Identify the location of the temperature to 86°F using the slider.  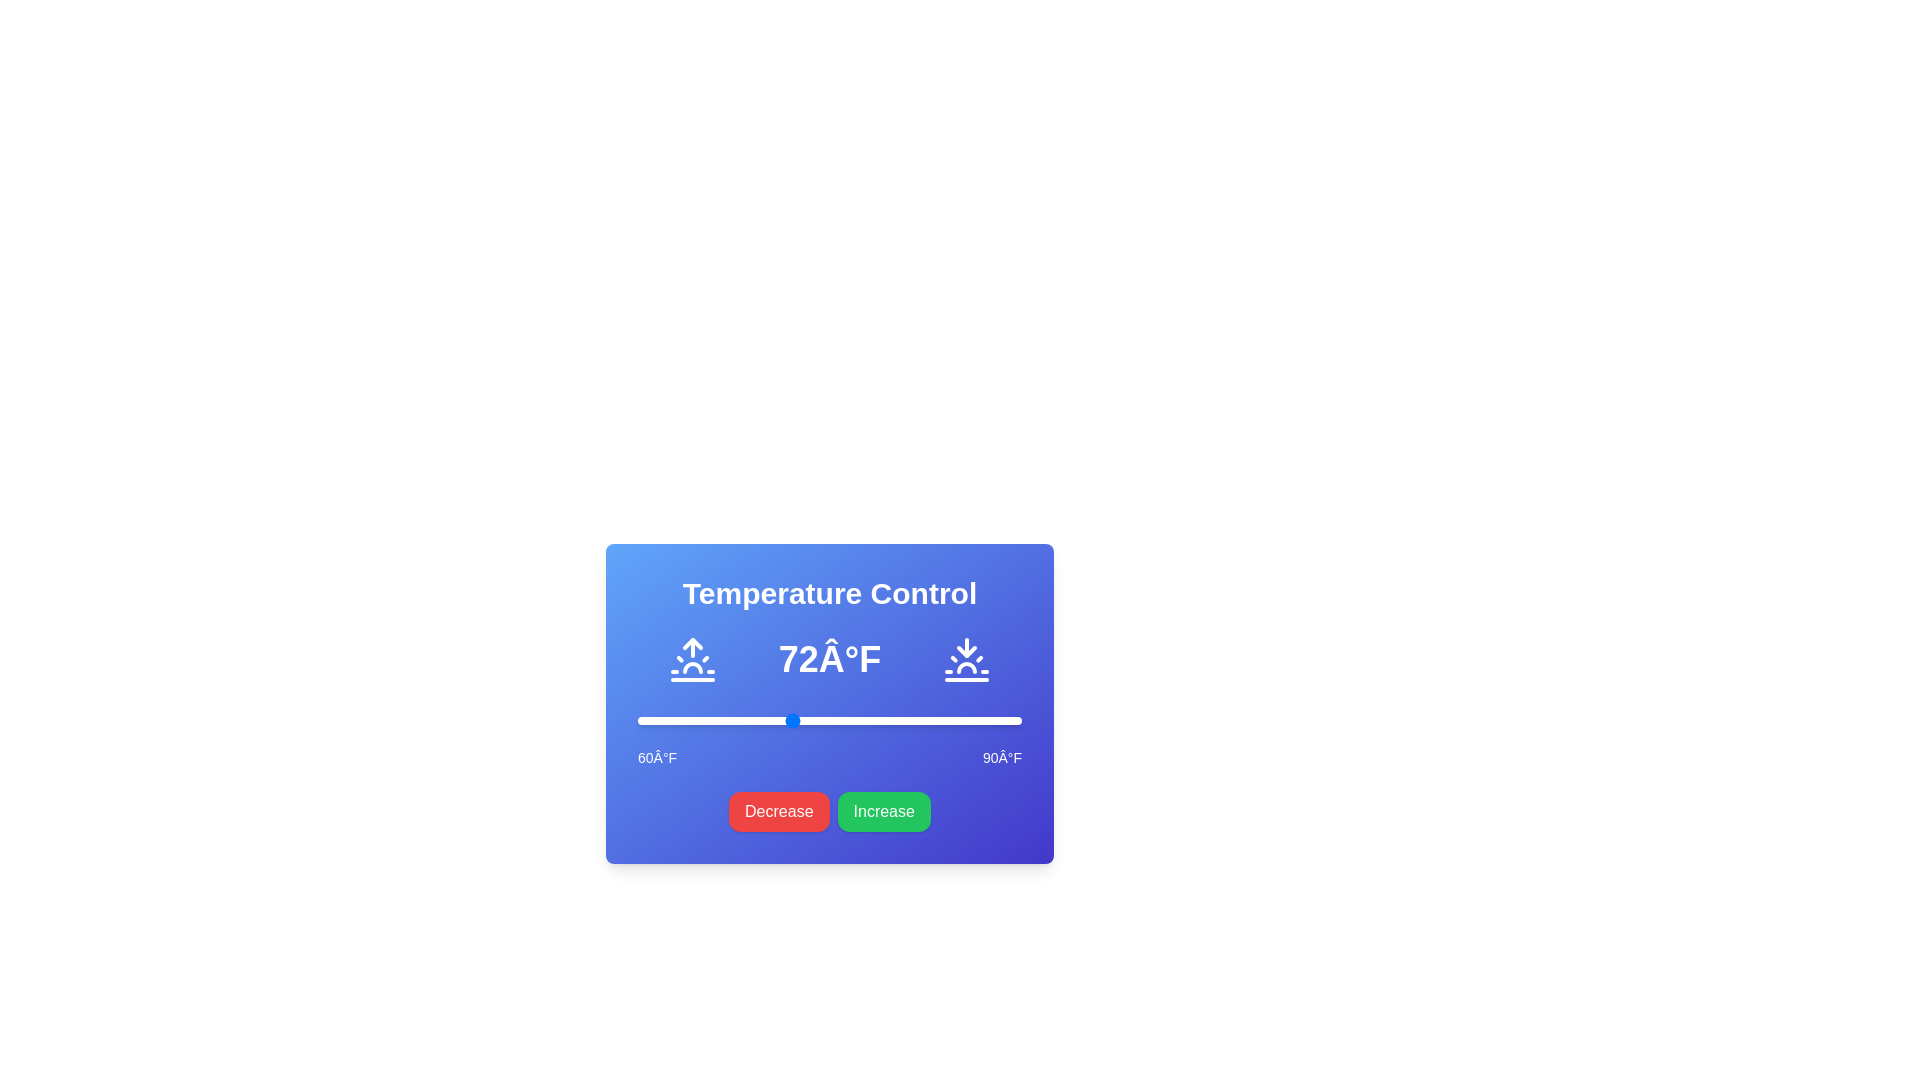
(970, 721).